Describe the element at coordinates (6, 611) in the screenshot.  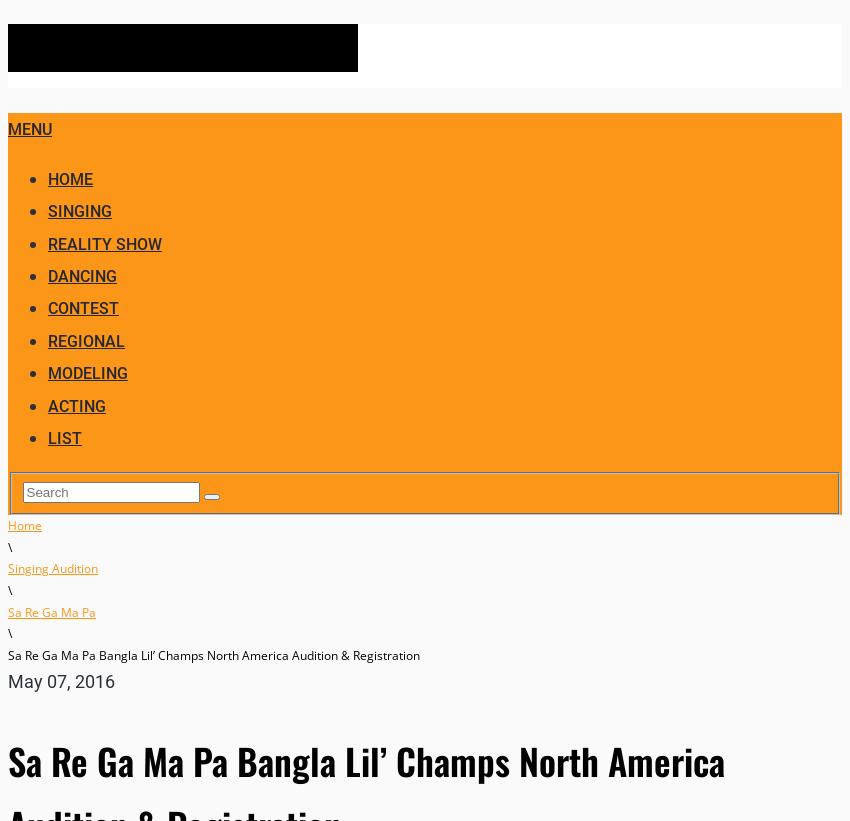
I see `'Sa Re Ga Ma Pa'` at that location.